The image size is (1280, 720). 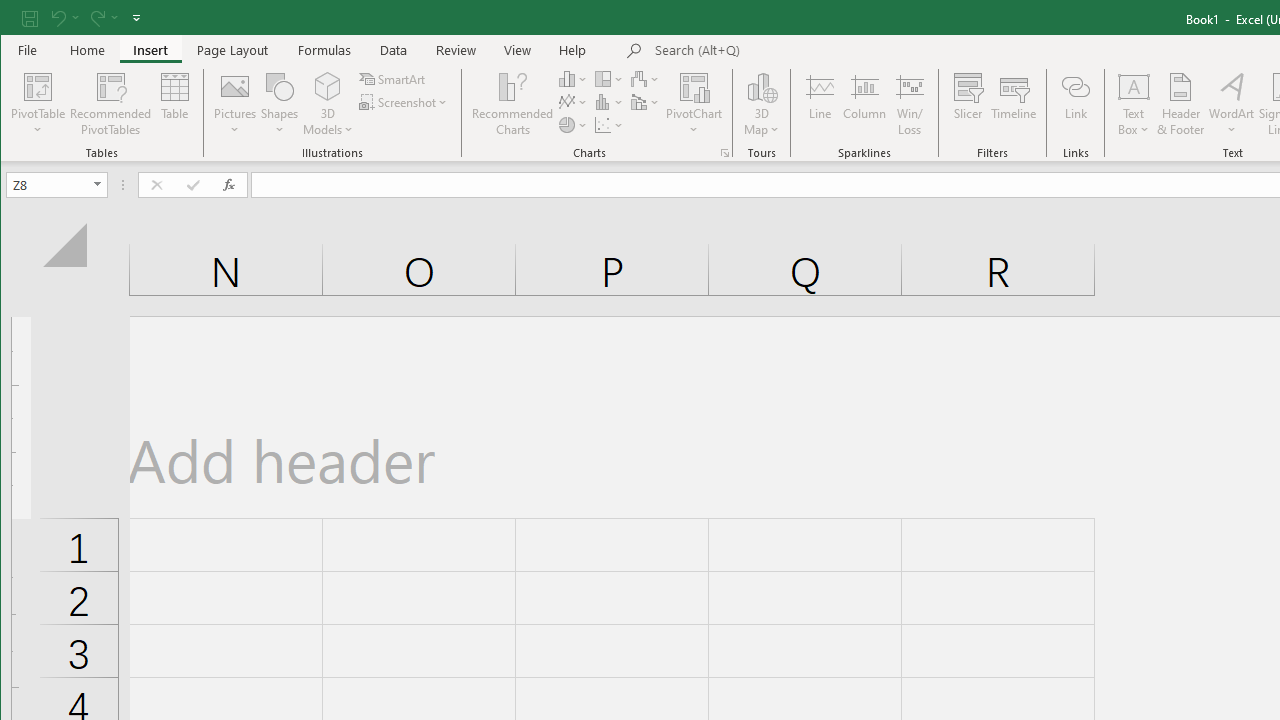 What do you see at coordinates (328, 104) in the screenshot?
I see `'3D Models'` at bounding box center [328, 104].